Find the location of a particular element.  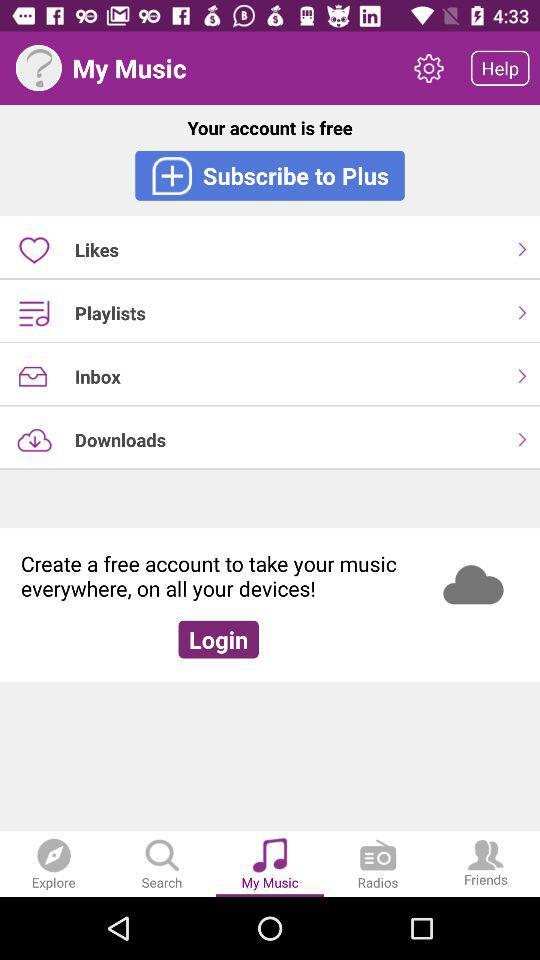

the item next to the my music icon is located at coordinates (427, 68).